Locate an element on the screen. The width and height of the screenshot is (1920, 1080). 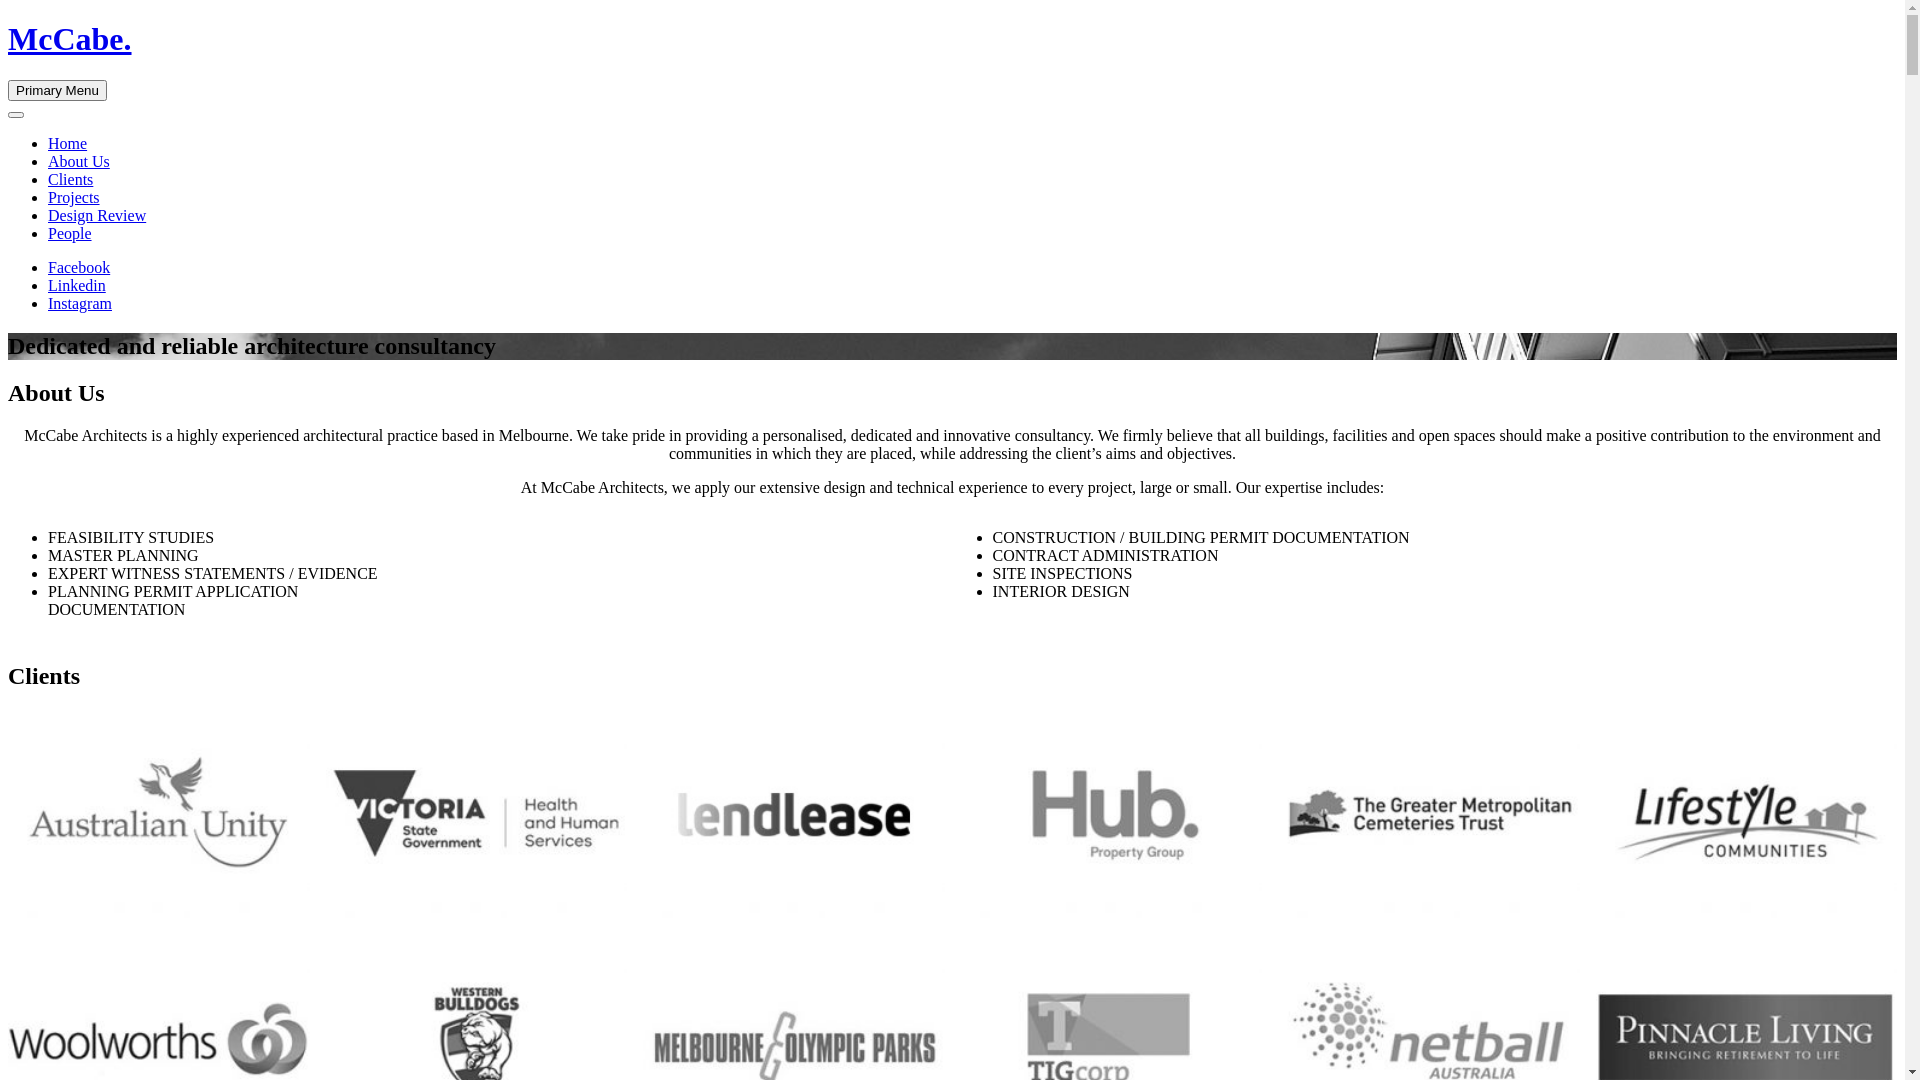
'Design Review' is located at coordinates (95, 215).